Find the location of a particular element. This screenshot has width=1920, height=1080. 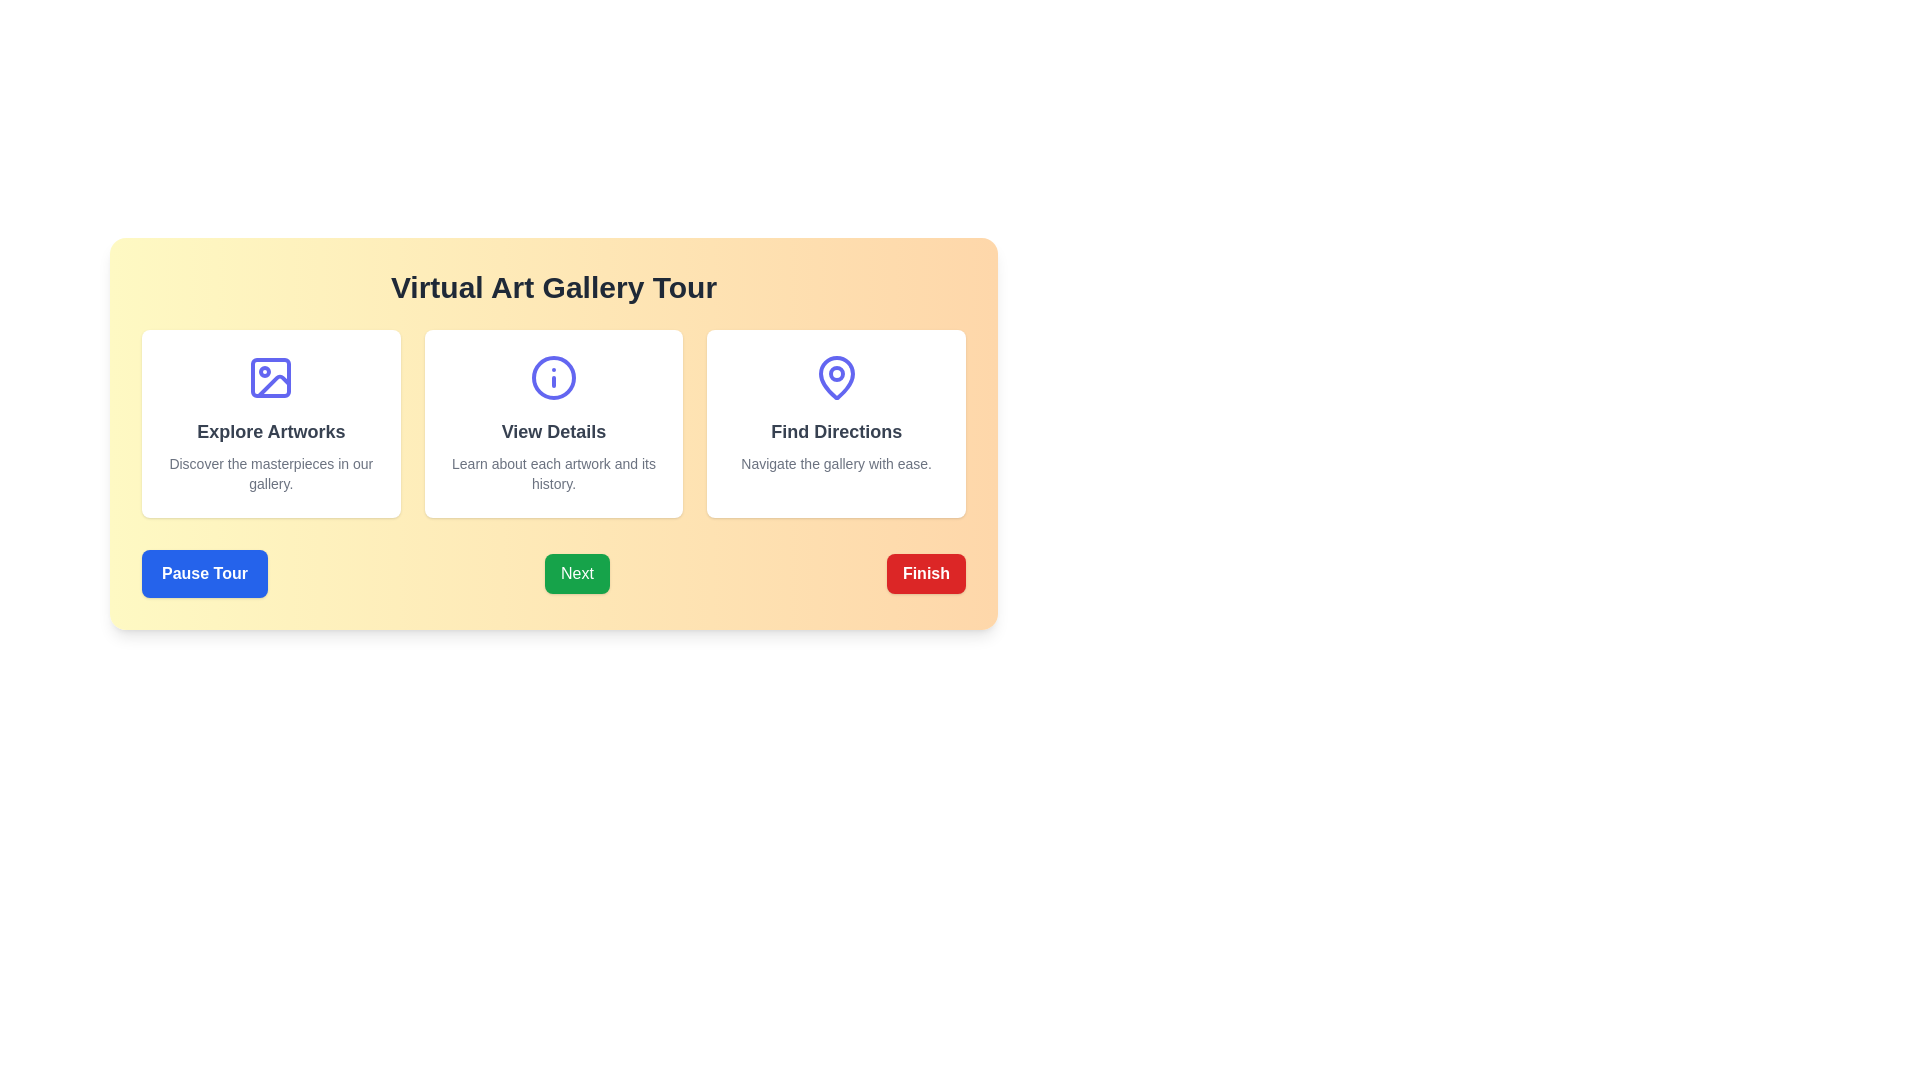

the circular icon with a blue outline and a prominent blue letter 'i' in the center, located in the central card titled 'View Details' beneath the heading 'Virtual Art Gallery Tour' is located at coordinates (553, 378).